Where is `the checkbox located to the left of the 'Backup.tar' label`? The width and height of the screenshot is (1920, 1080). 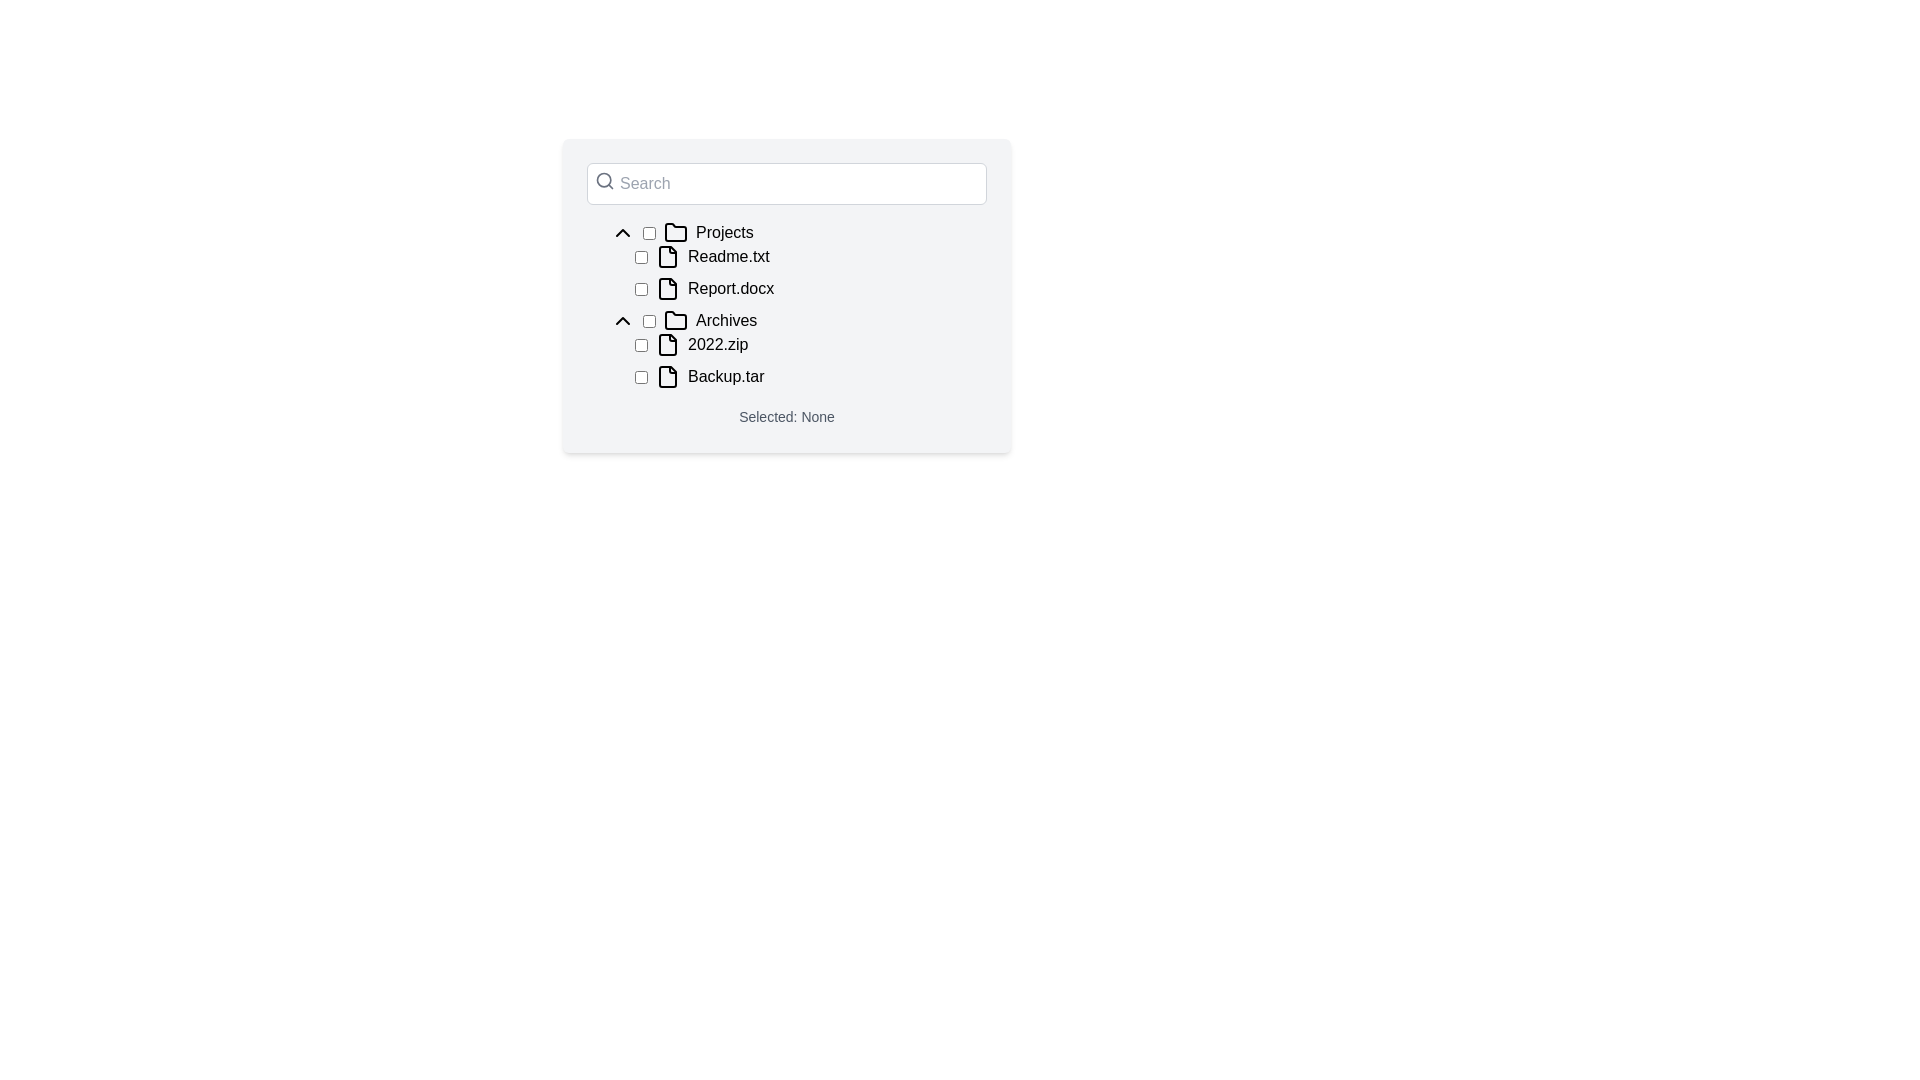 the checkbox located to the left of the 'Backup.tar' label is located at coordinates (641, 377).